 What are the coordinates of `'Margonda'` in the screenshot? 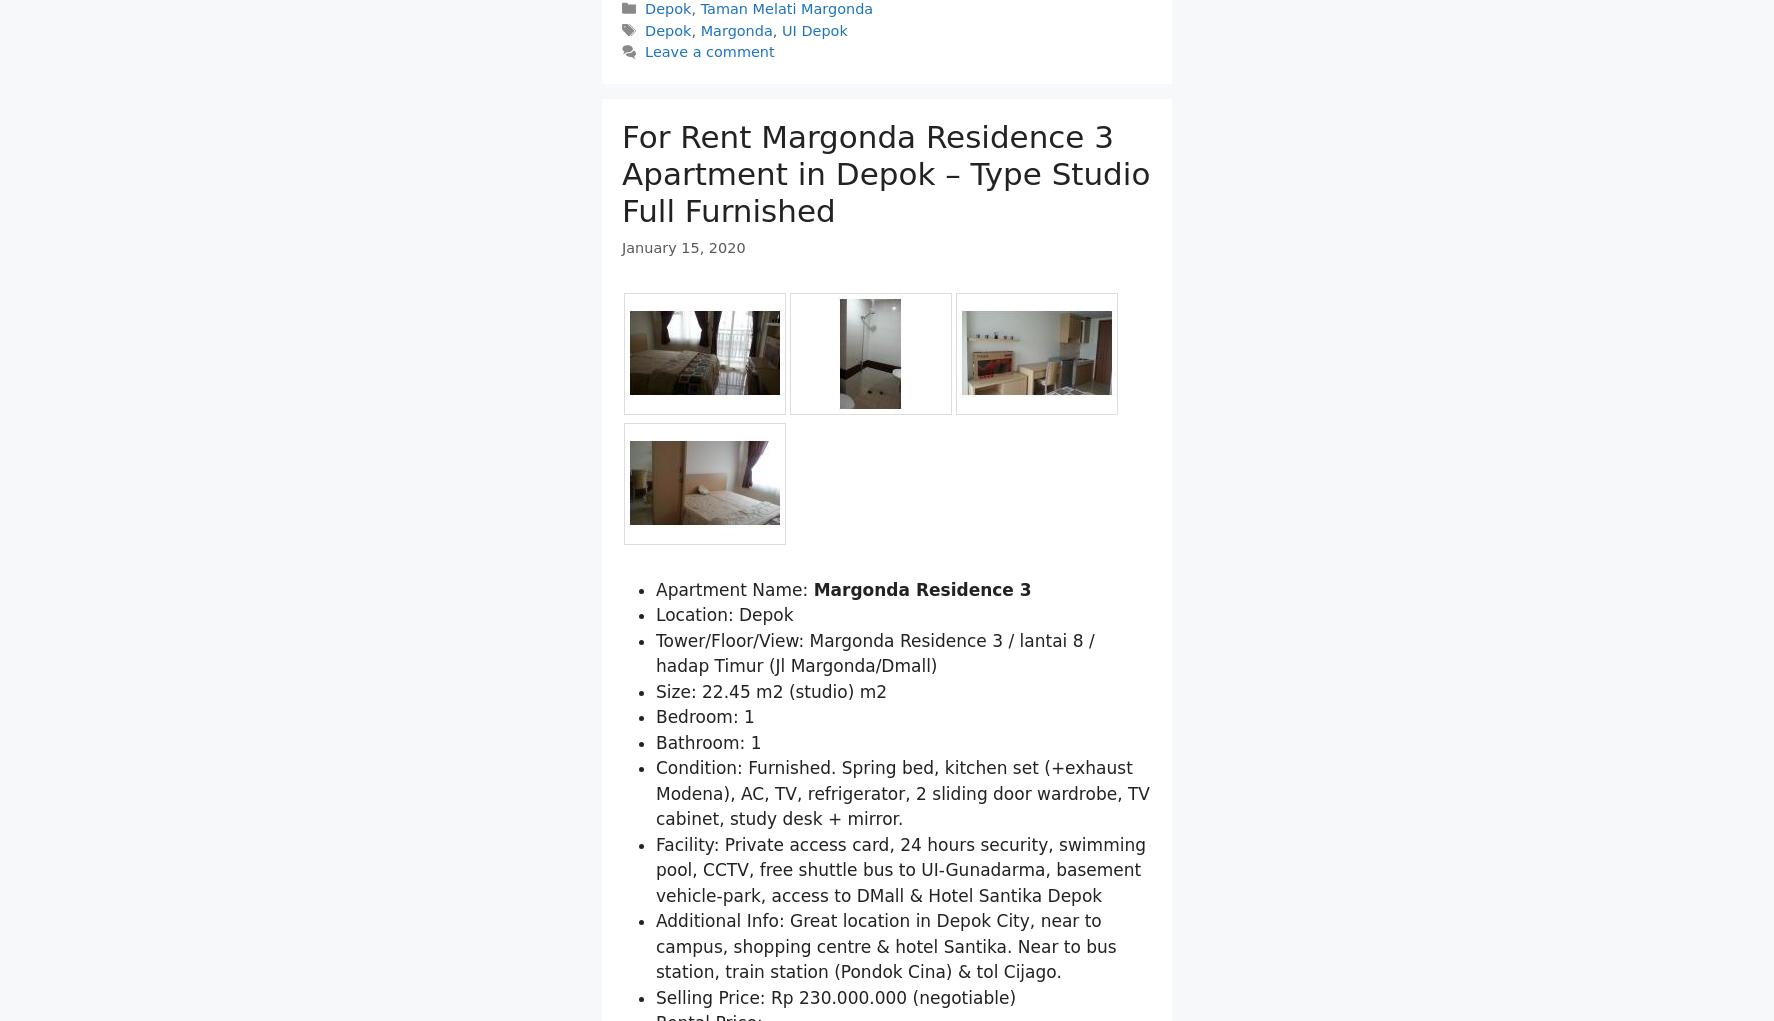 It's located at (735, 133).